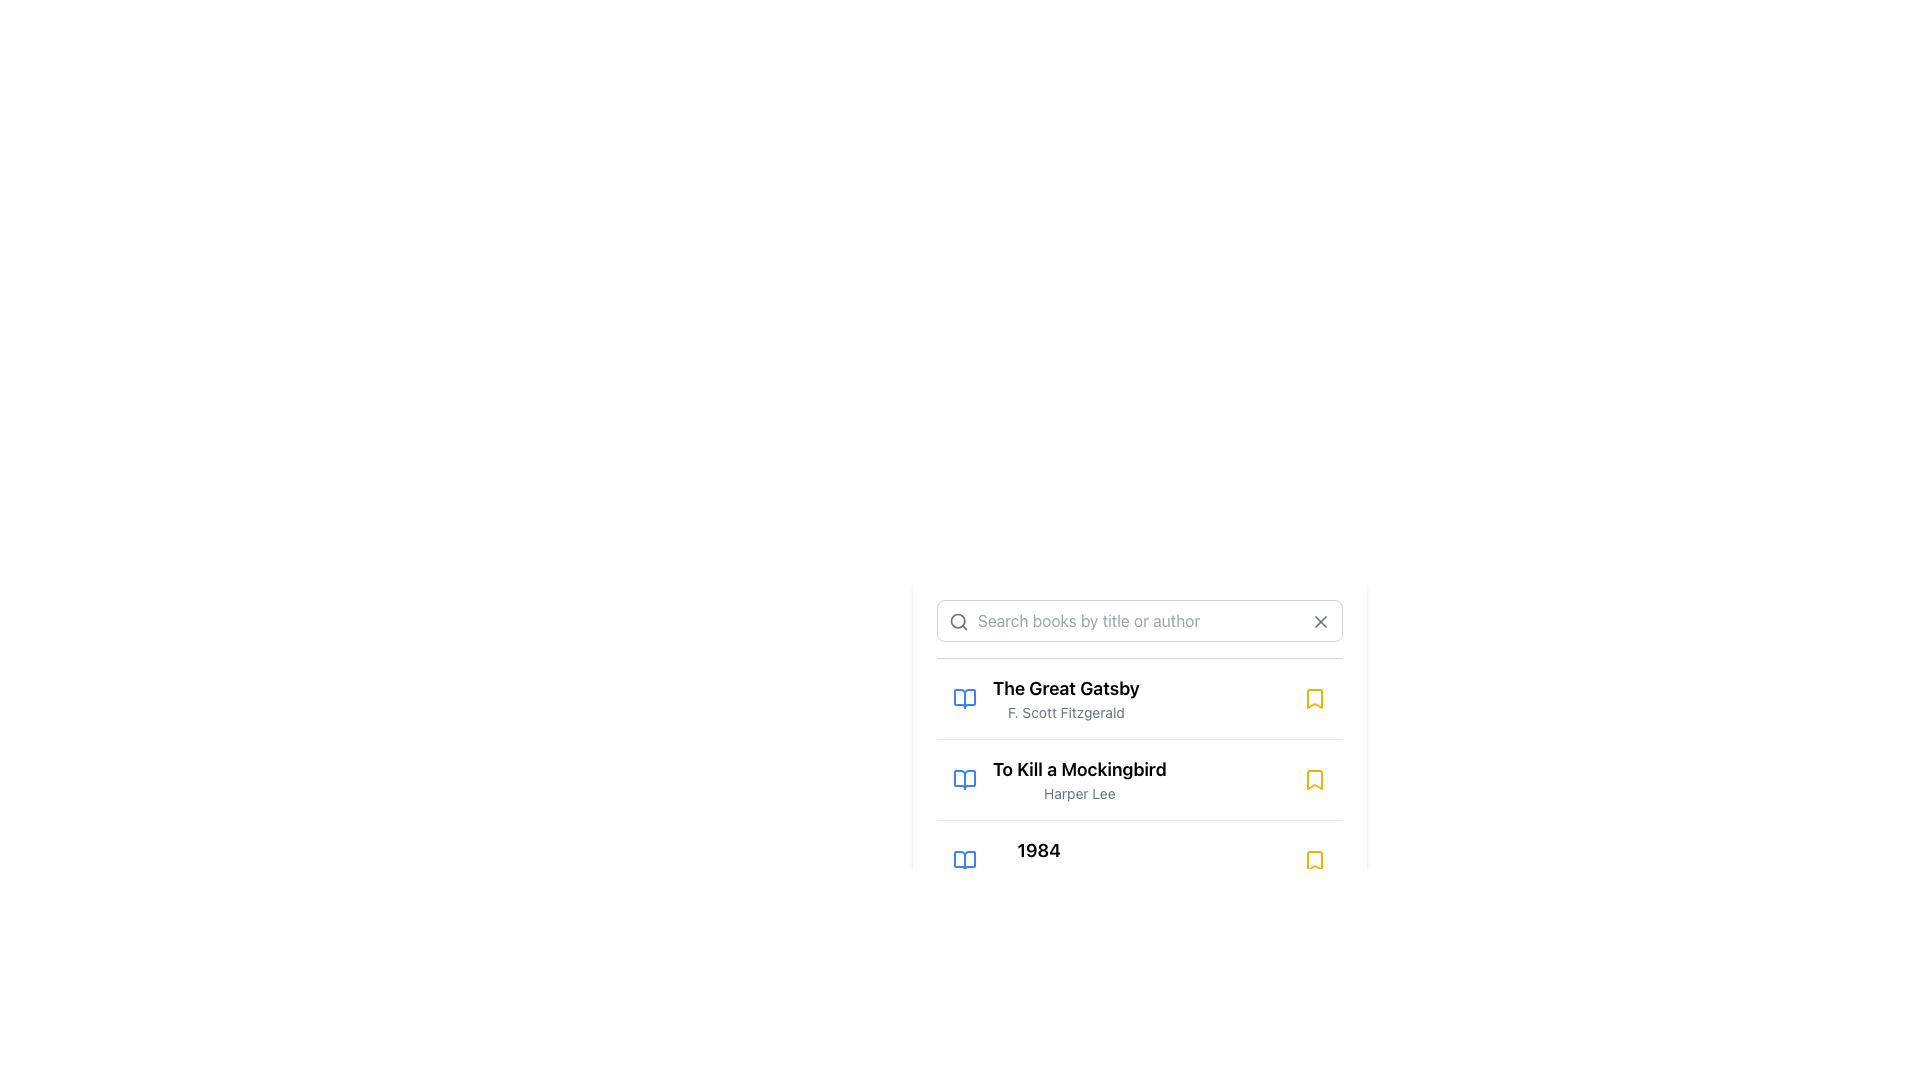 This screenshot has width=1920, height=1080. Describe the element at coordinates (1078, 778) in the screenshot. I see `the clickable text element 'To Kill a Mockingbird'` at that location.